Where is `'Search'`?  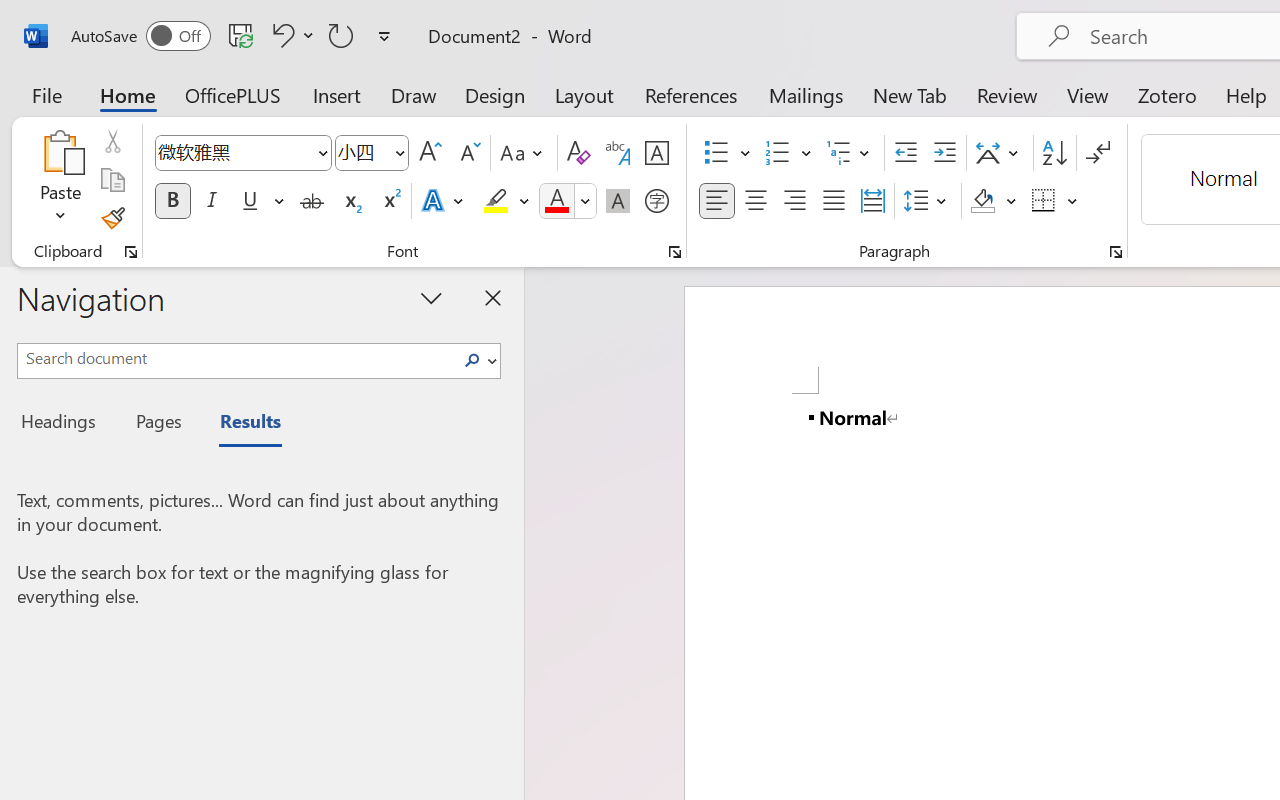 'Search' is located at coordinates (471, 360).